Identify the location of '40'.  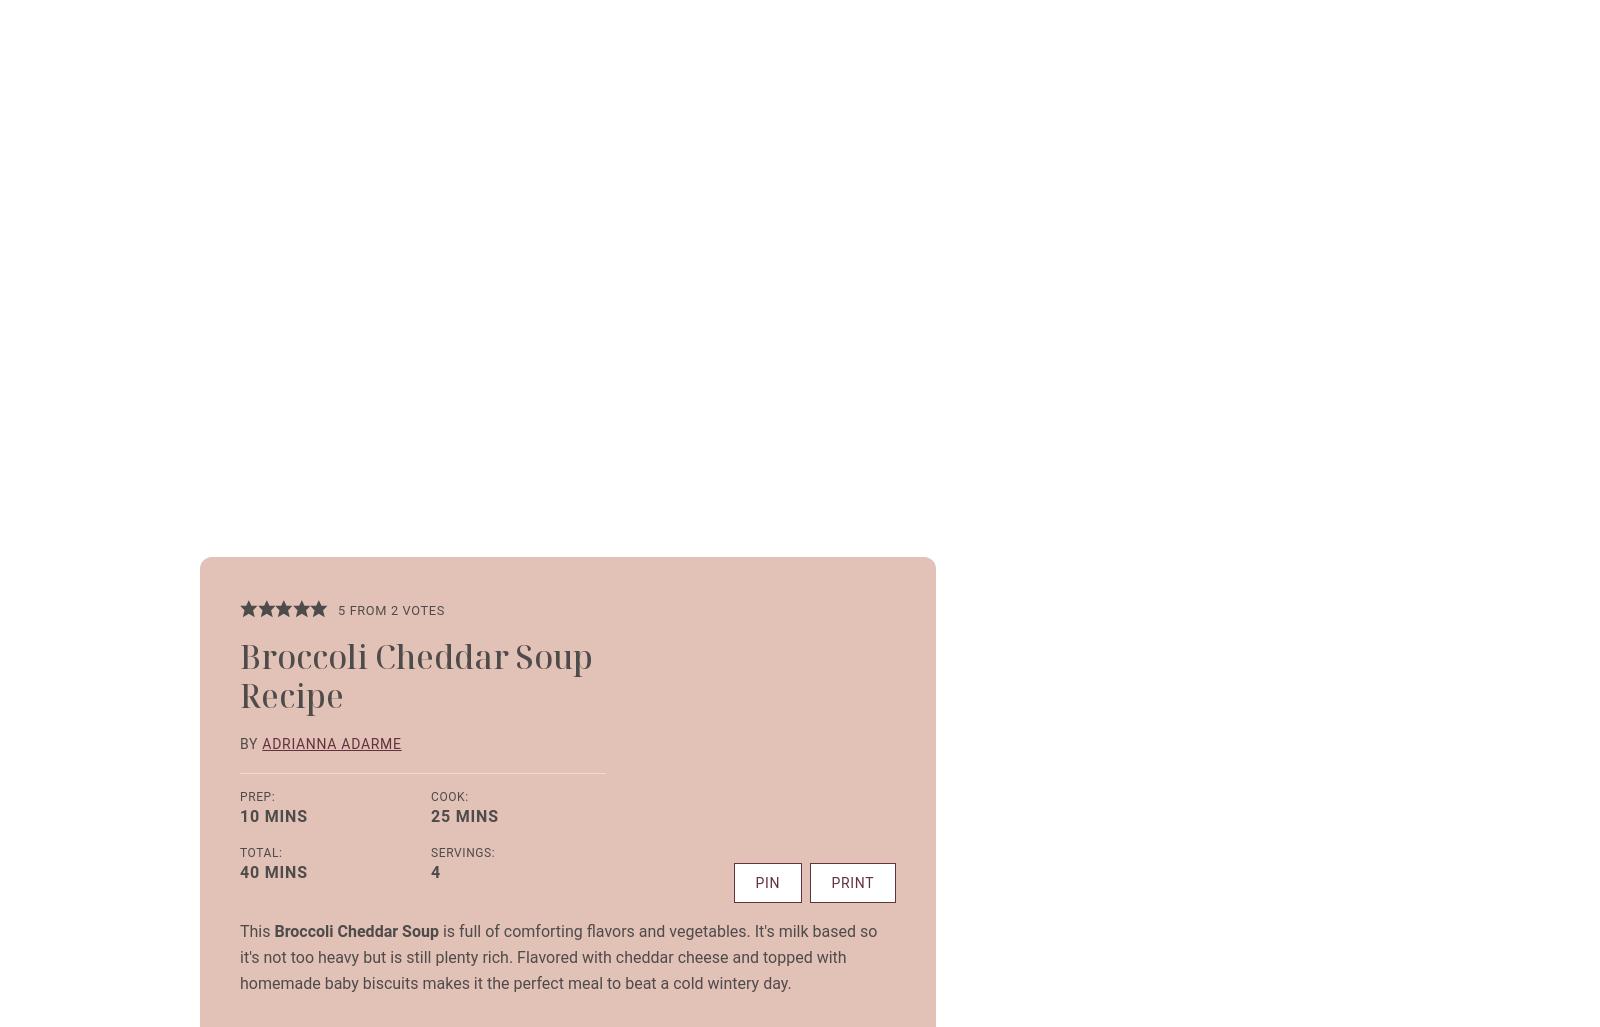
(249, 870).